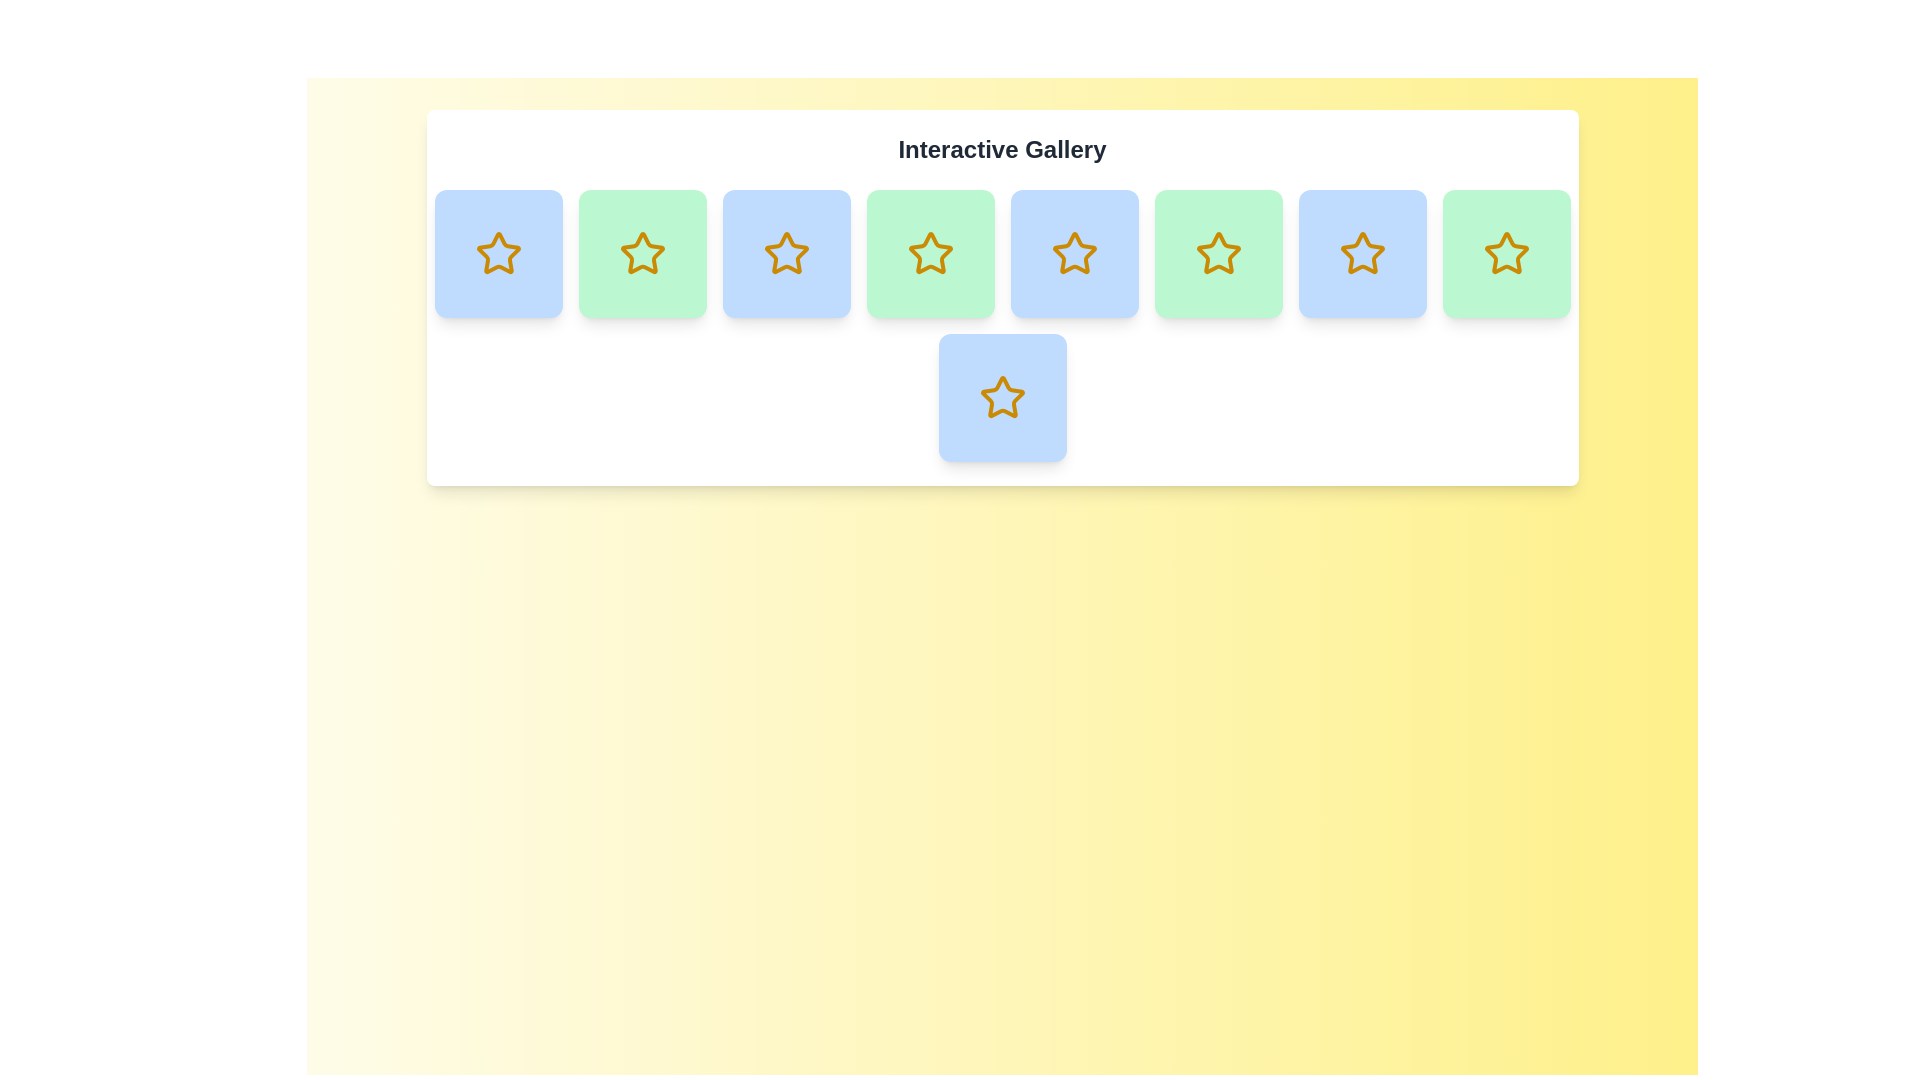  What do you see at coordinates (929, 253) in the screenshot?
I see `star icon within the sixth interactive tile in the horizontally arranged gallery located near the top-center of the interface` at bounding box center [929, 253].